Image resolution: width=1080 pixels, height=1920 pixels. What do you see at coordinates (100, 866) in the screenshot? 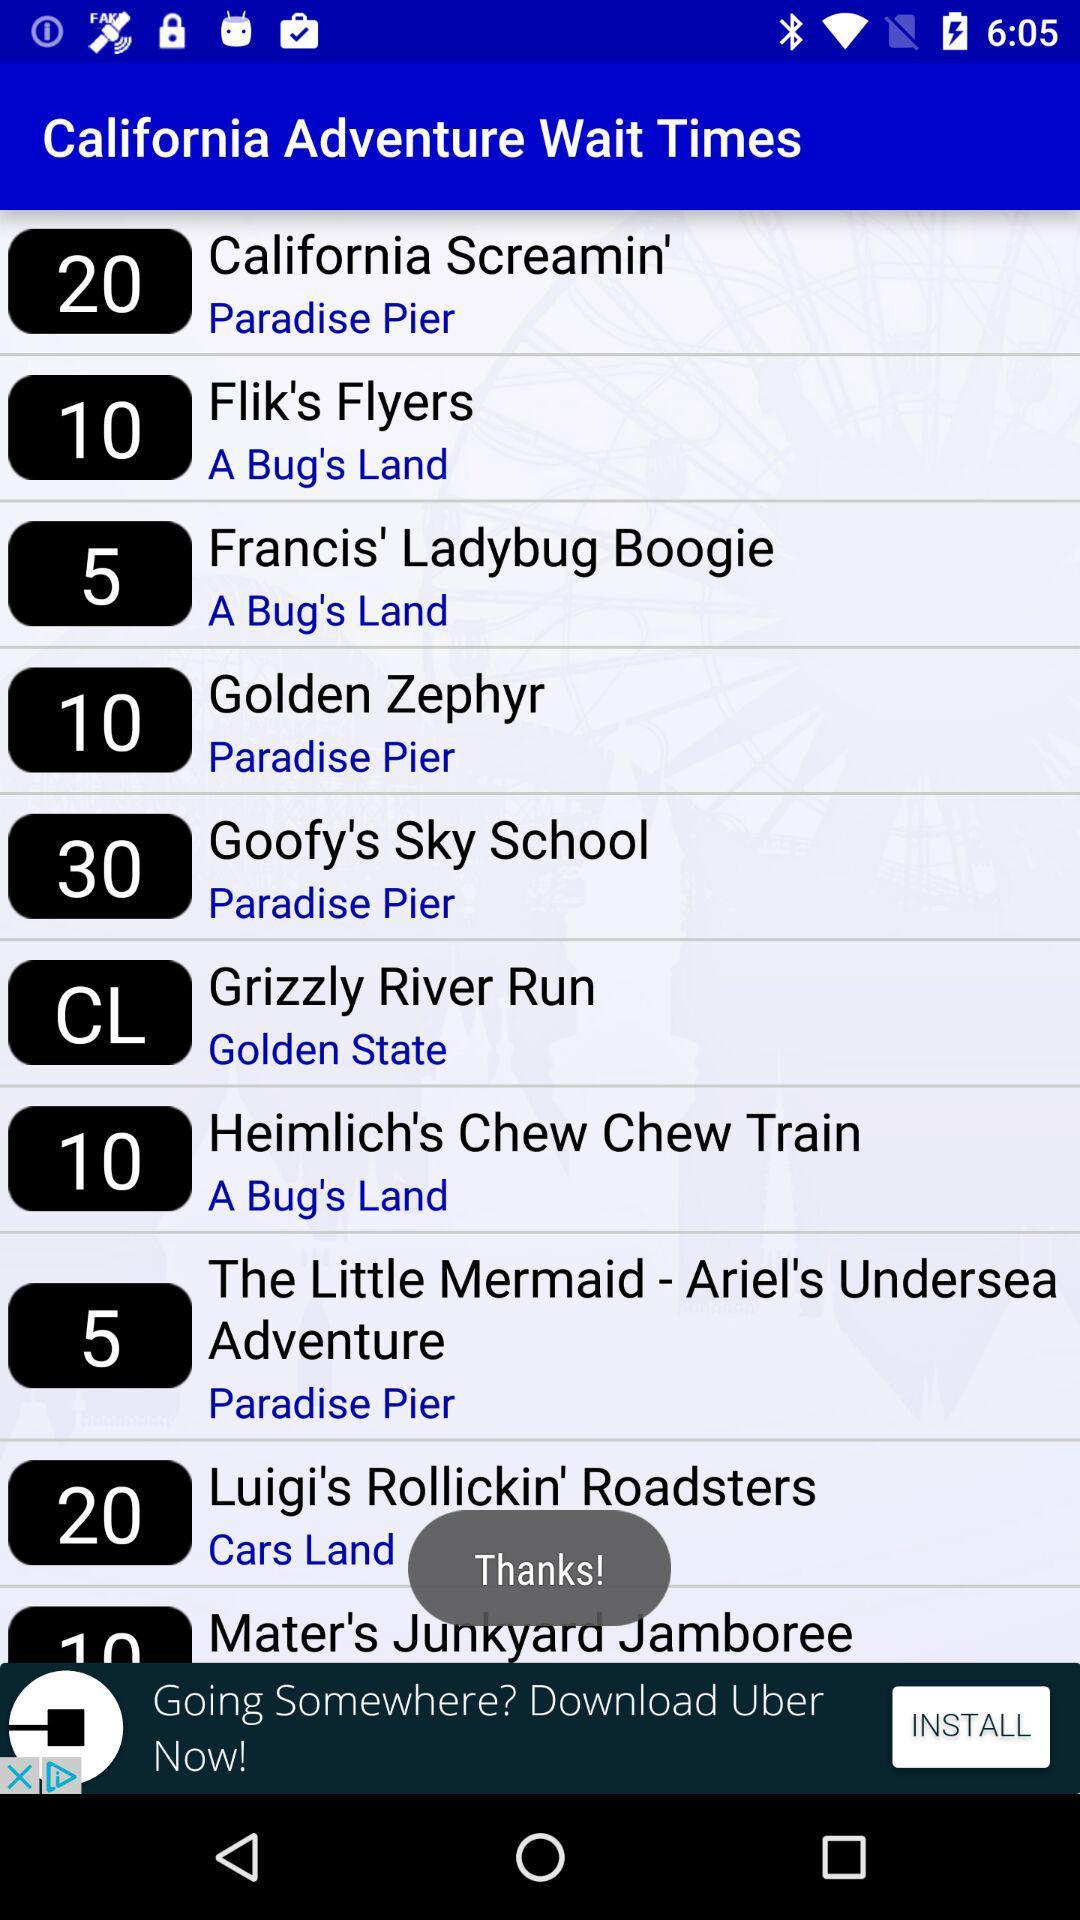
I see `item above cl` at bounding box center [100, 866].